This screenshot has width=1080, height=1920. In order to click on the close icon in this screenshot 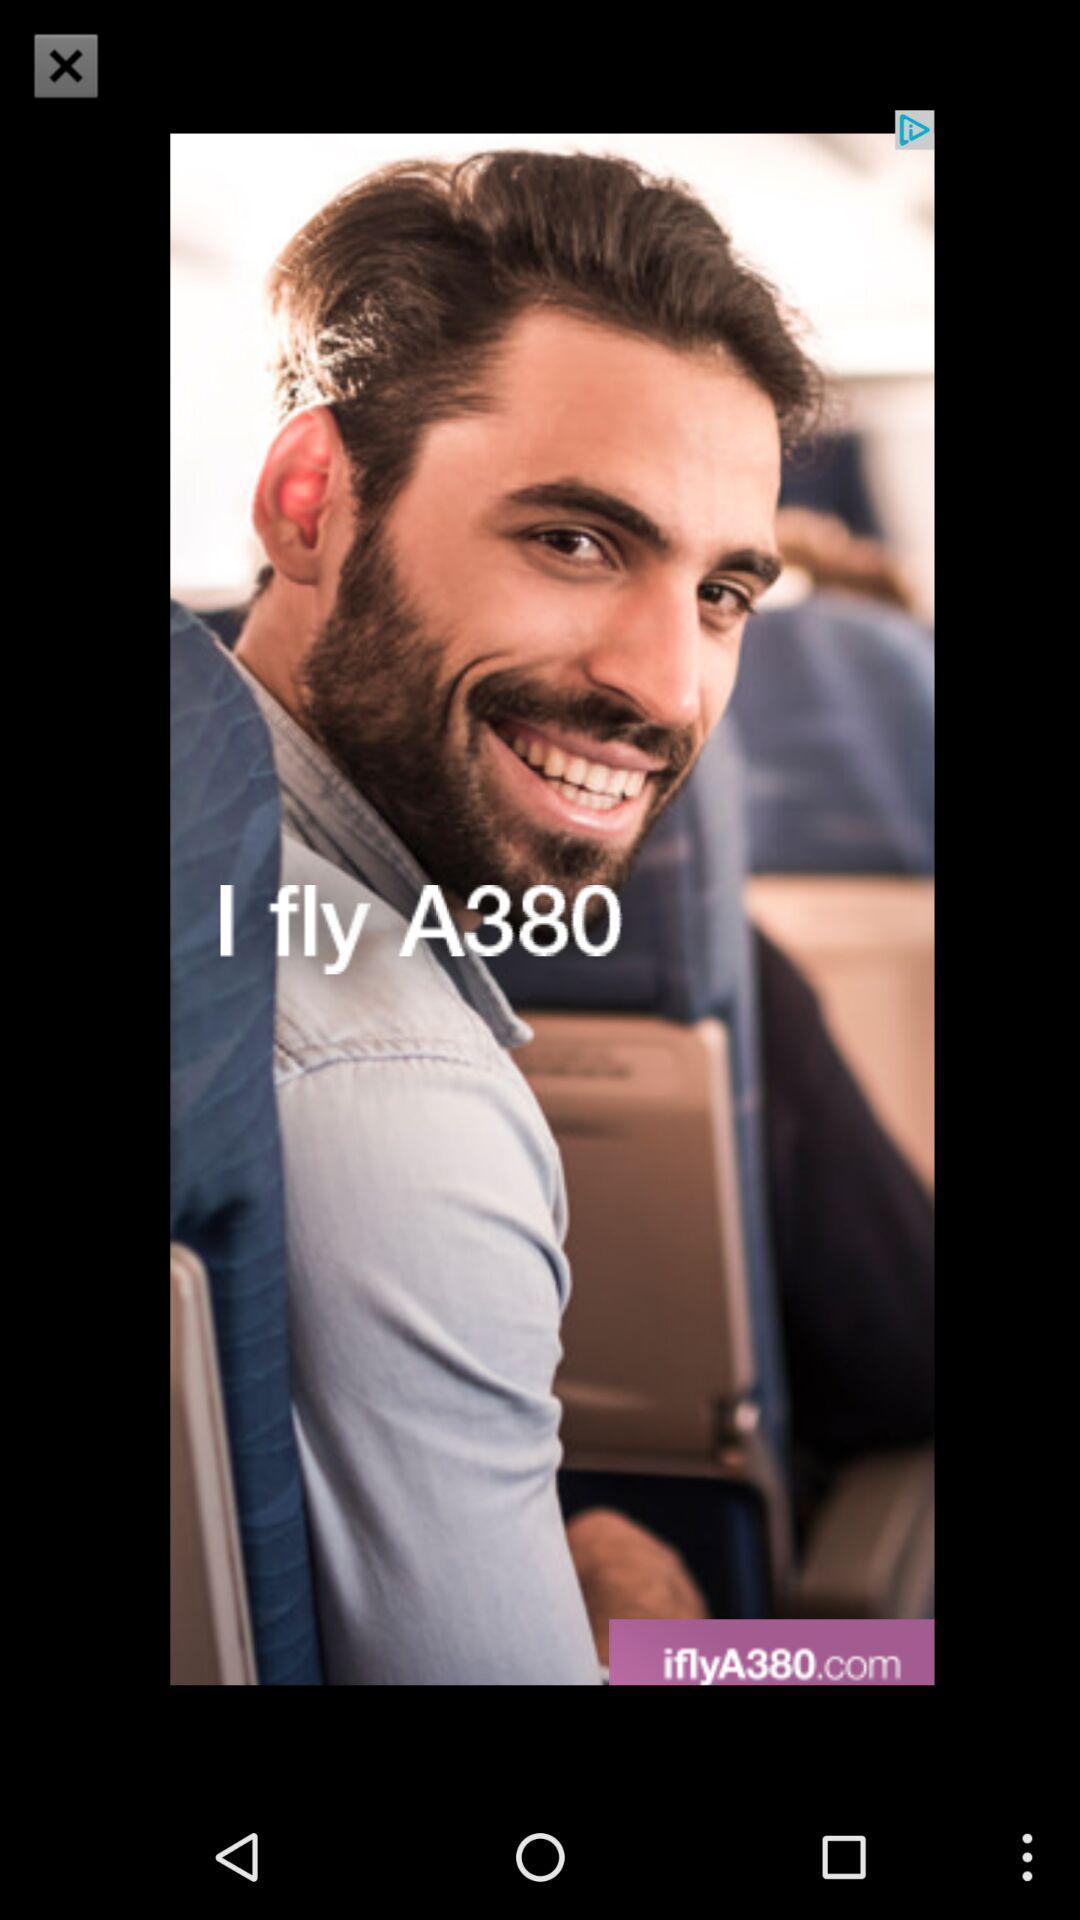, I will do `click(64, 70)`.